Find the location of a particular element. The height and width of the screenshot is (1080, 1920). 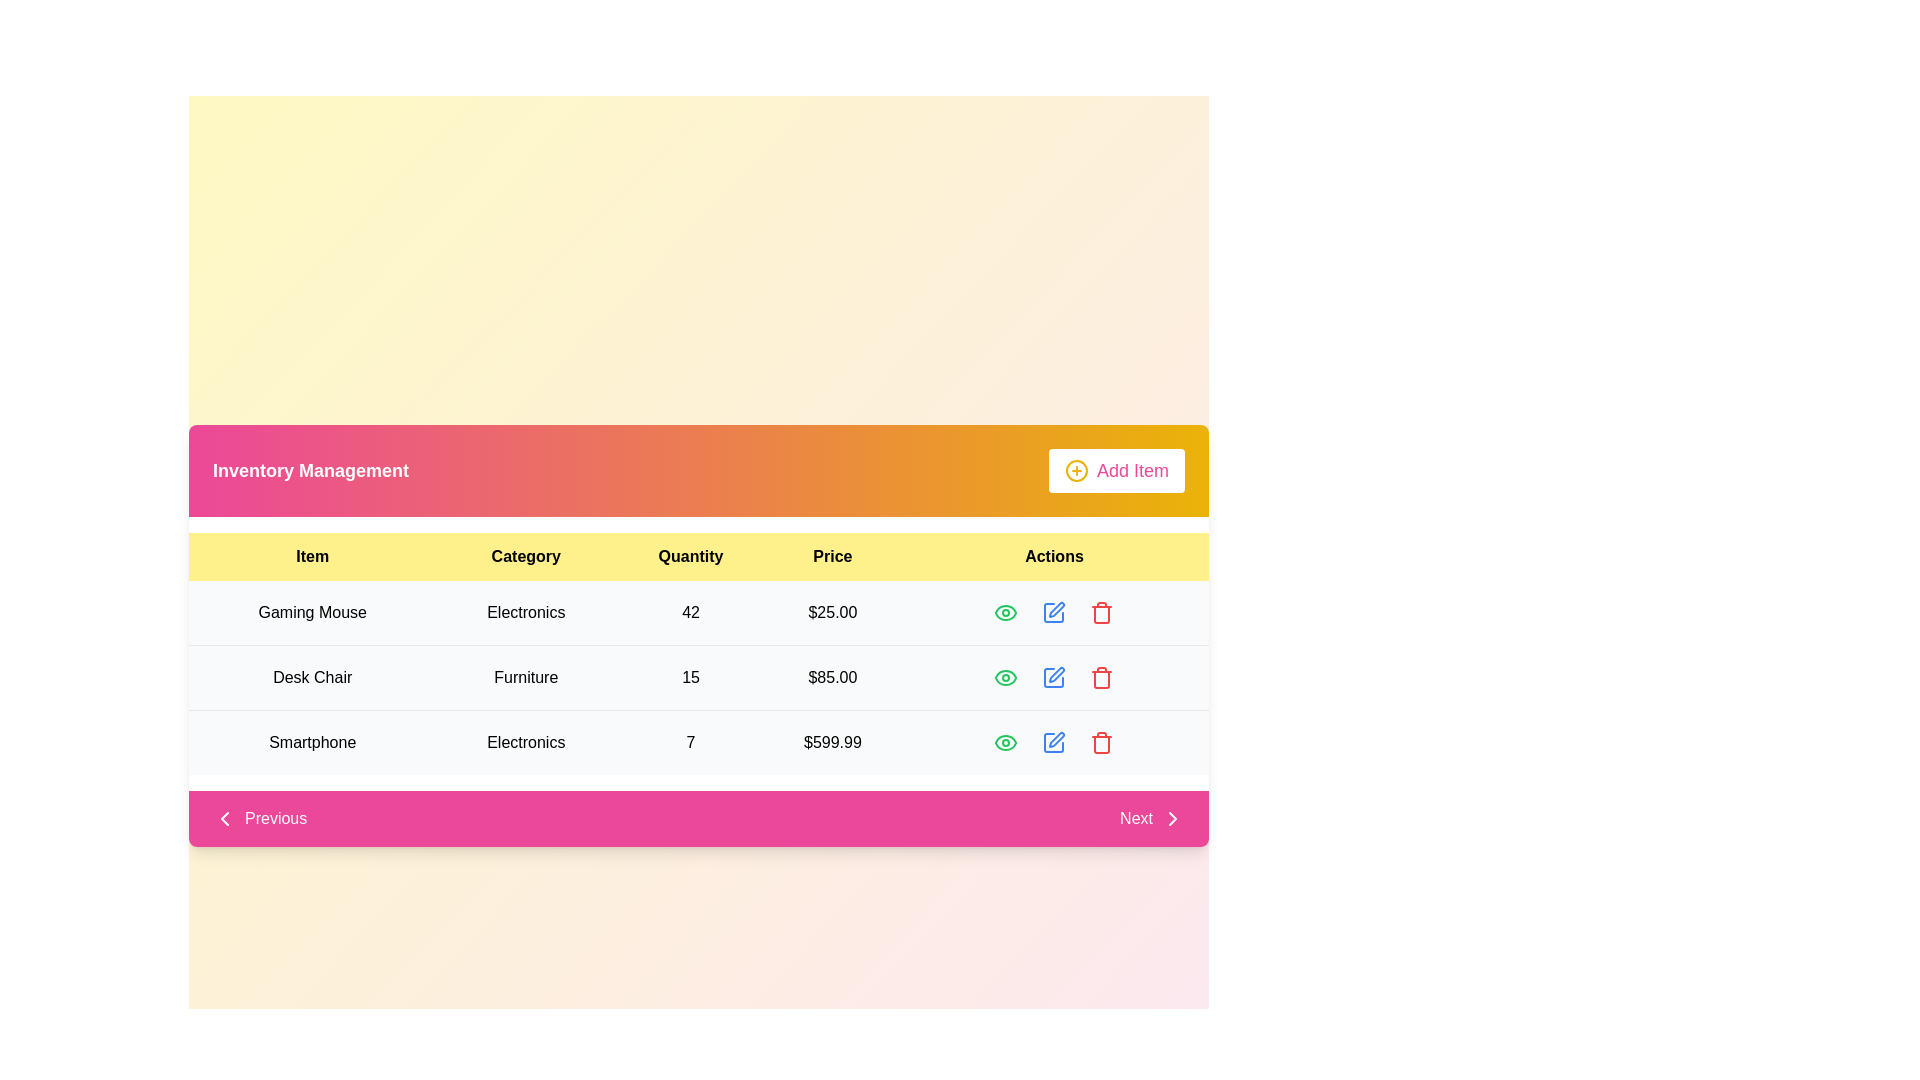

the text label displaying 'Smartphone' in black font on a white background, located in the first cell of the third row under the 'Item' column is located at coordinates (311, 742).